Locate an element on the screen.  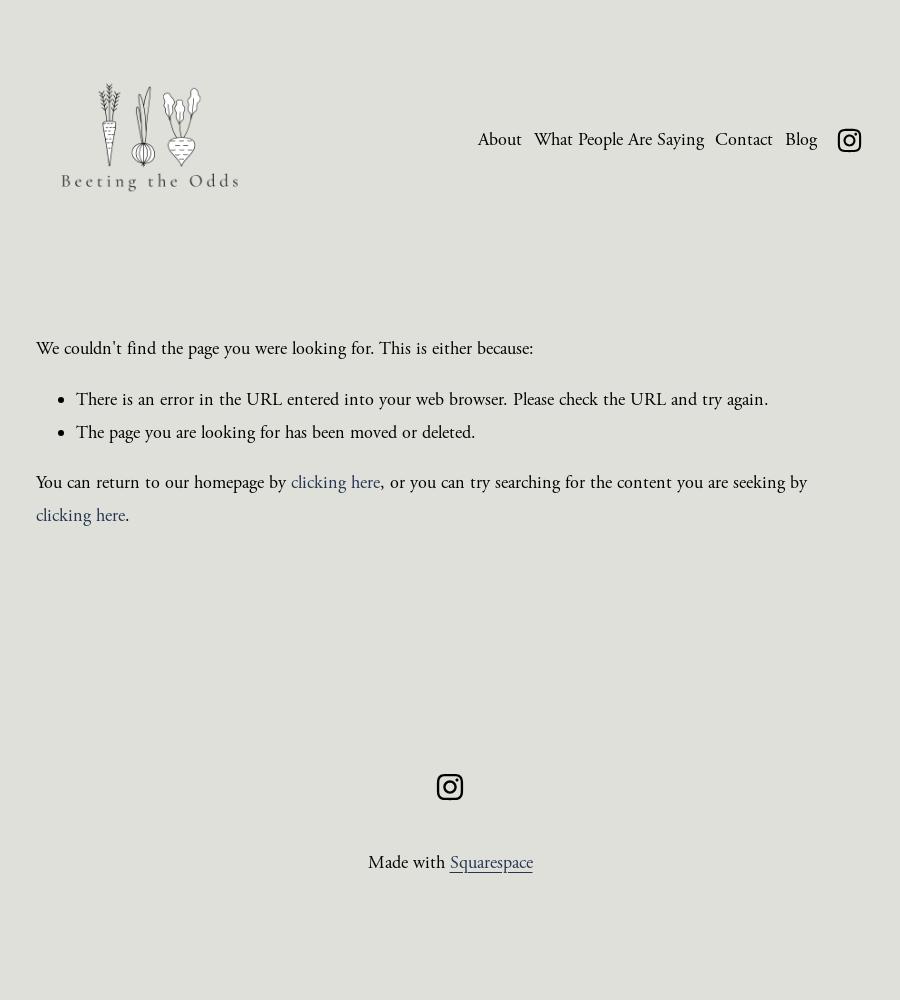
'You can return to our homepage by' is located at coordinates (163, 481).